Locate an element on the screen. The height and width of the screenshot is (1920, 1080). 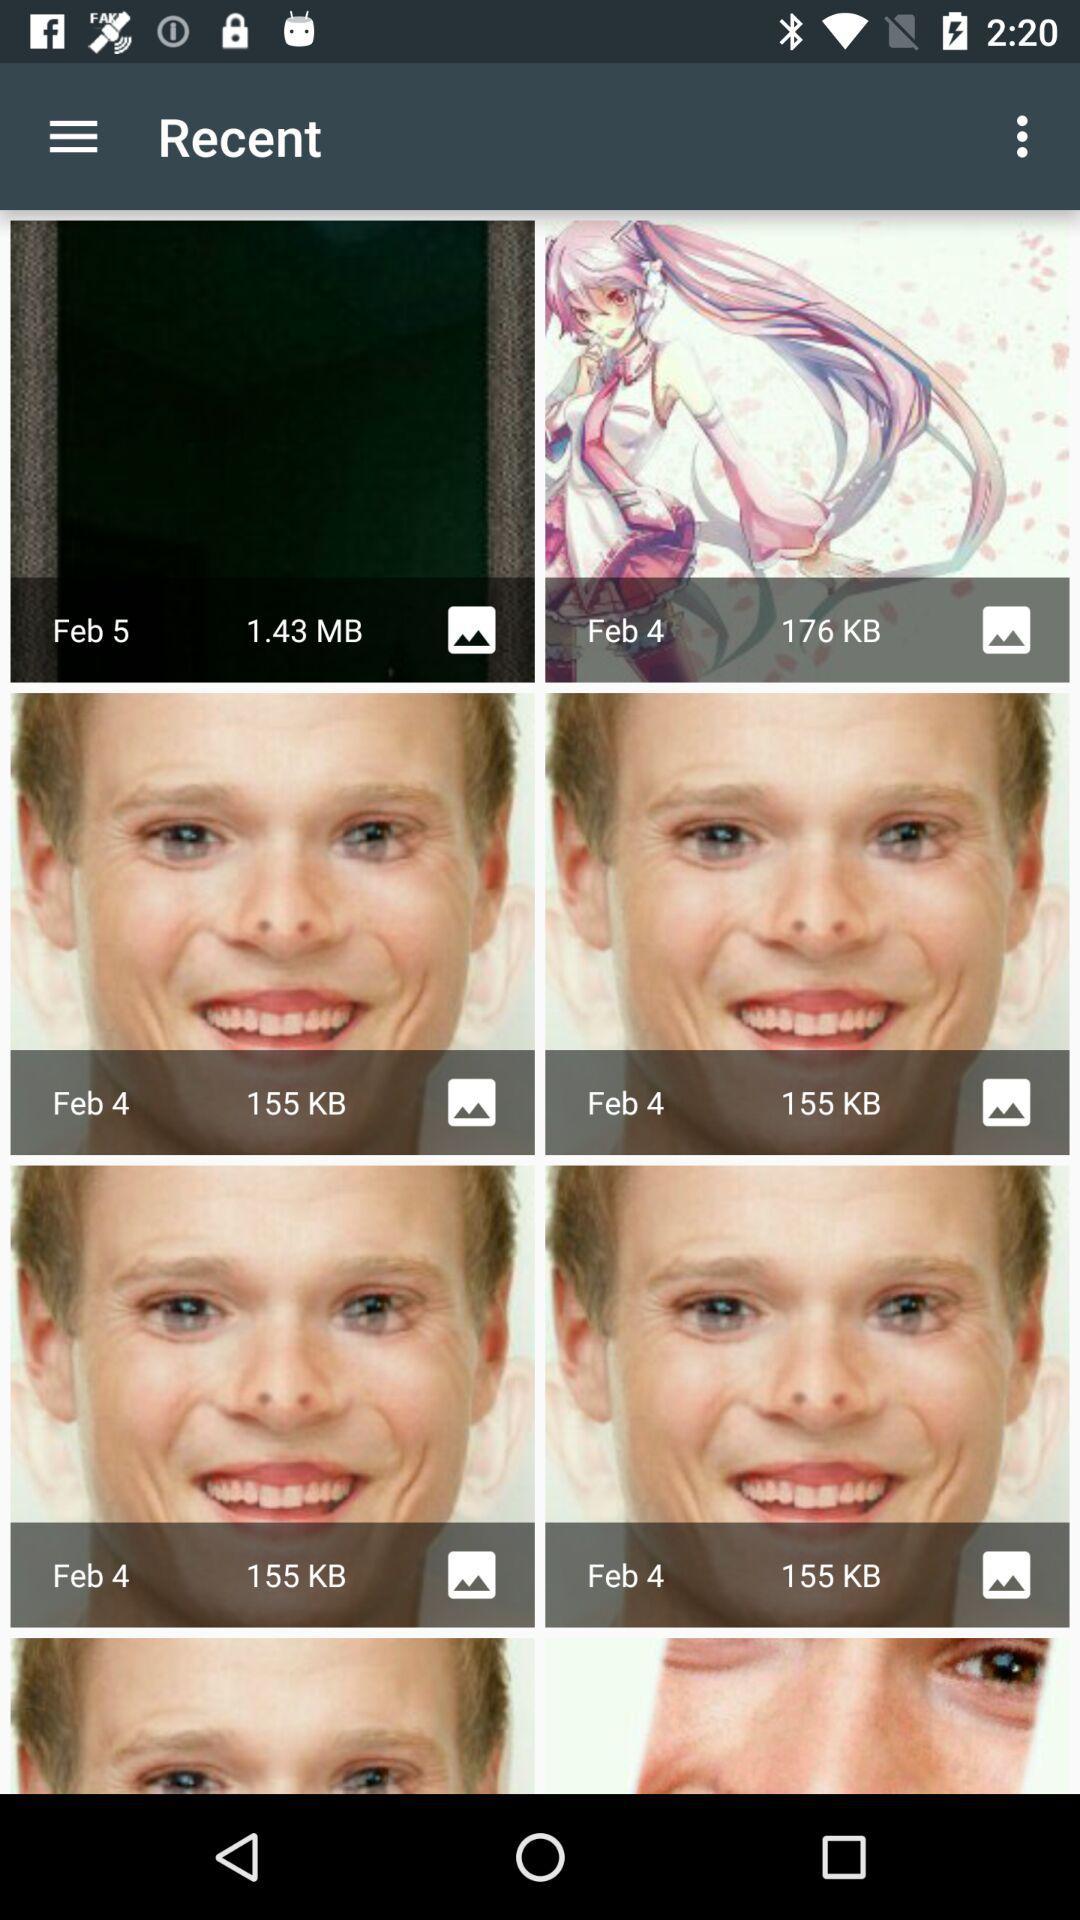
icon next to the recent app is located at coordinates (72, 135).